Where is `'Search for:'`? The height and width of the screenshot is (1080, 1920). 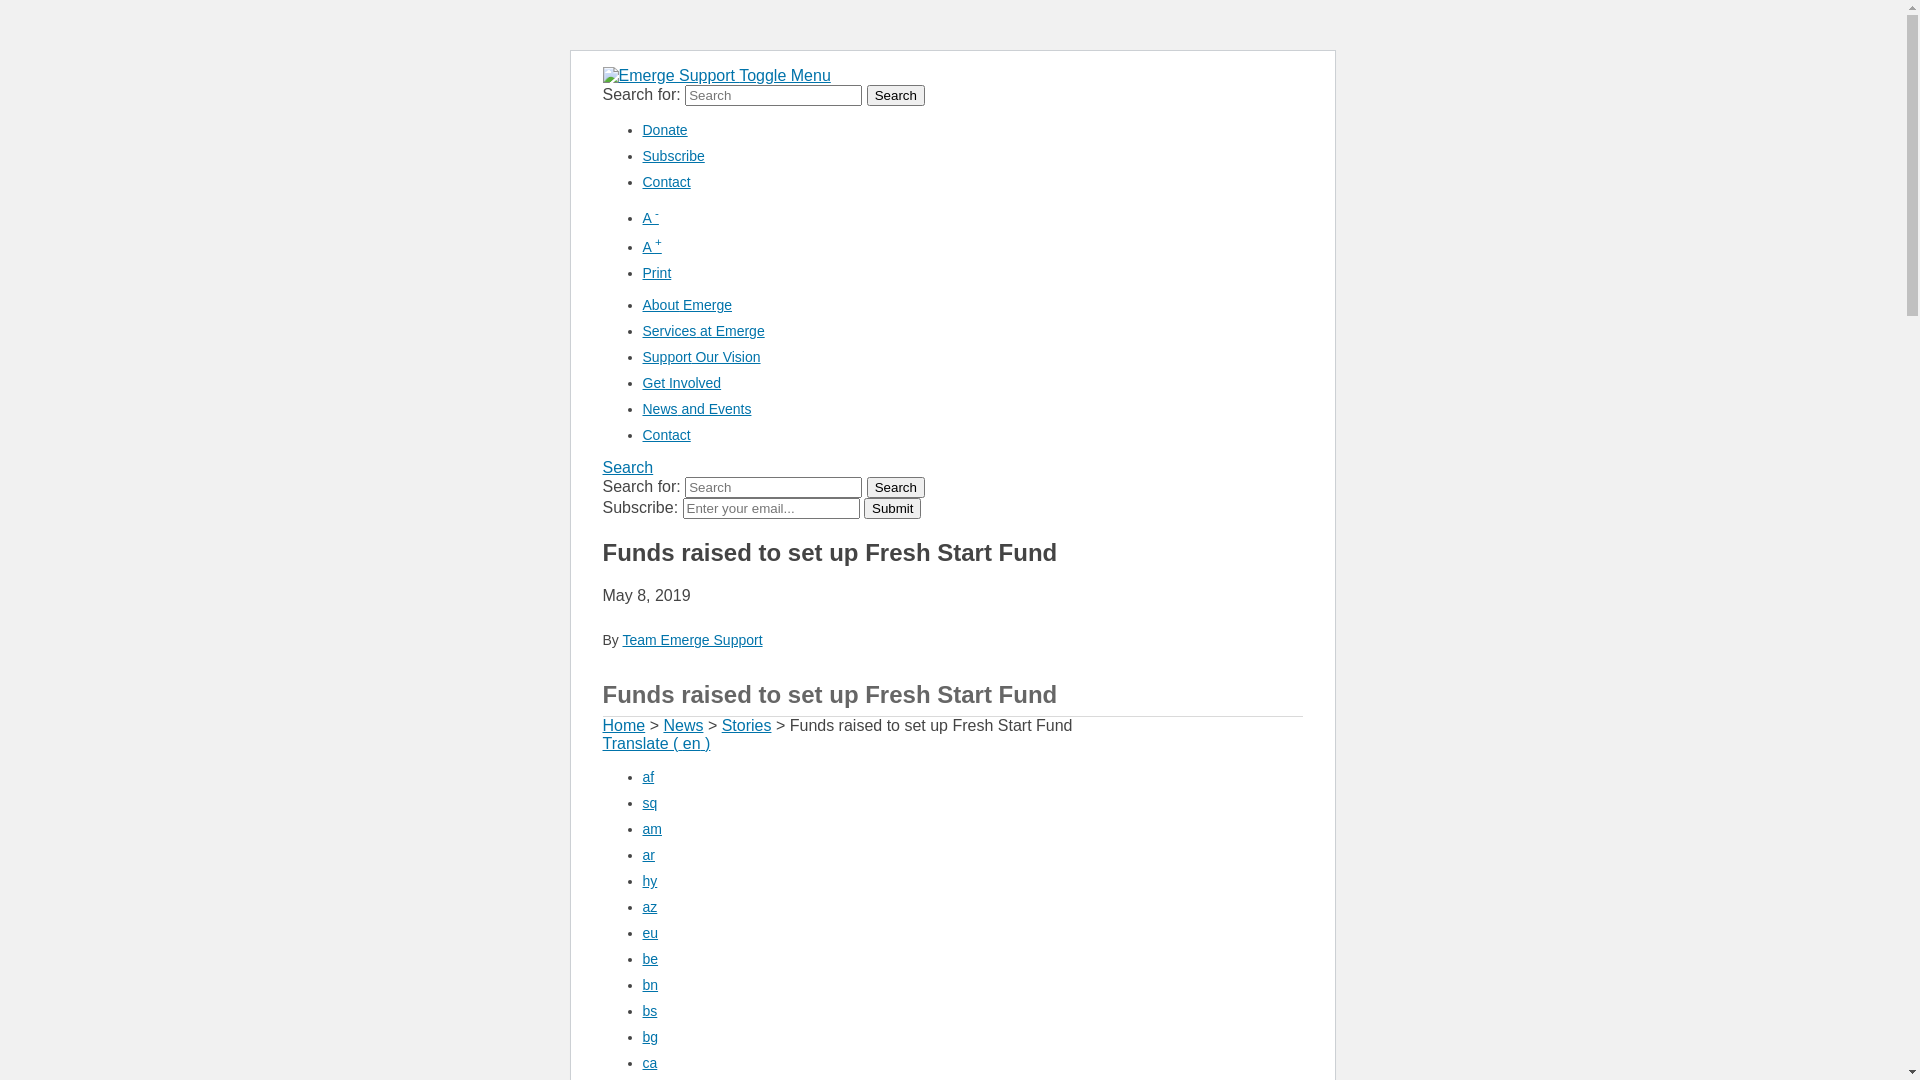
'Search for:' is located at coordinates (772, 487).